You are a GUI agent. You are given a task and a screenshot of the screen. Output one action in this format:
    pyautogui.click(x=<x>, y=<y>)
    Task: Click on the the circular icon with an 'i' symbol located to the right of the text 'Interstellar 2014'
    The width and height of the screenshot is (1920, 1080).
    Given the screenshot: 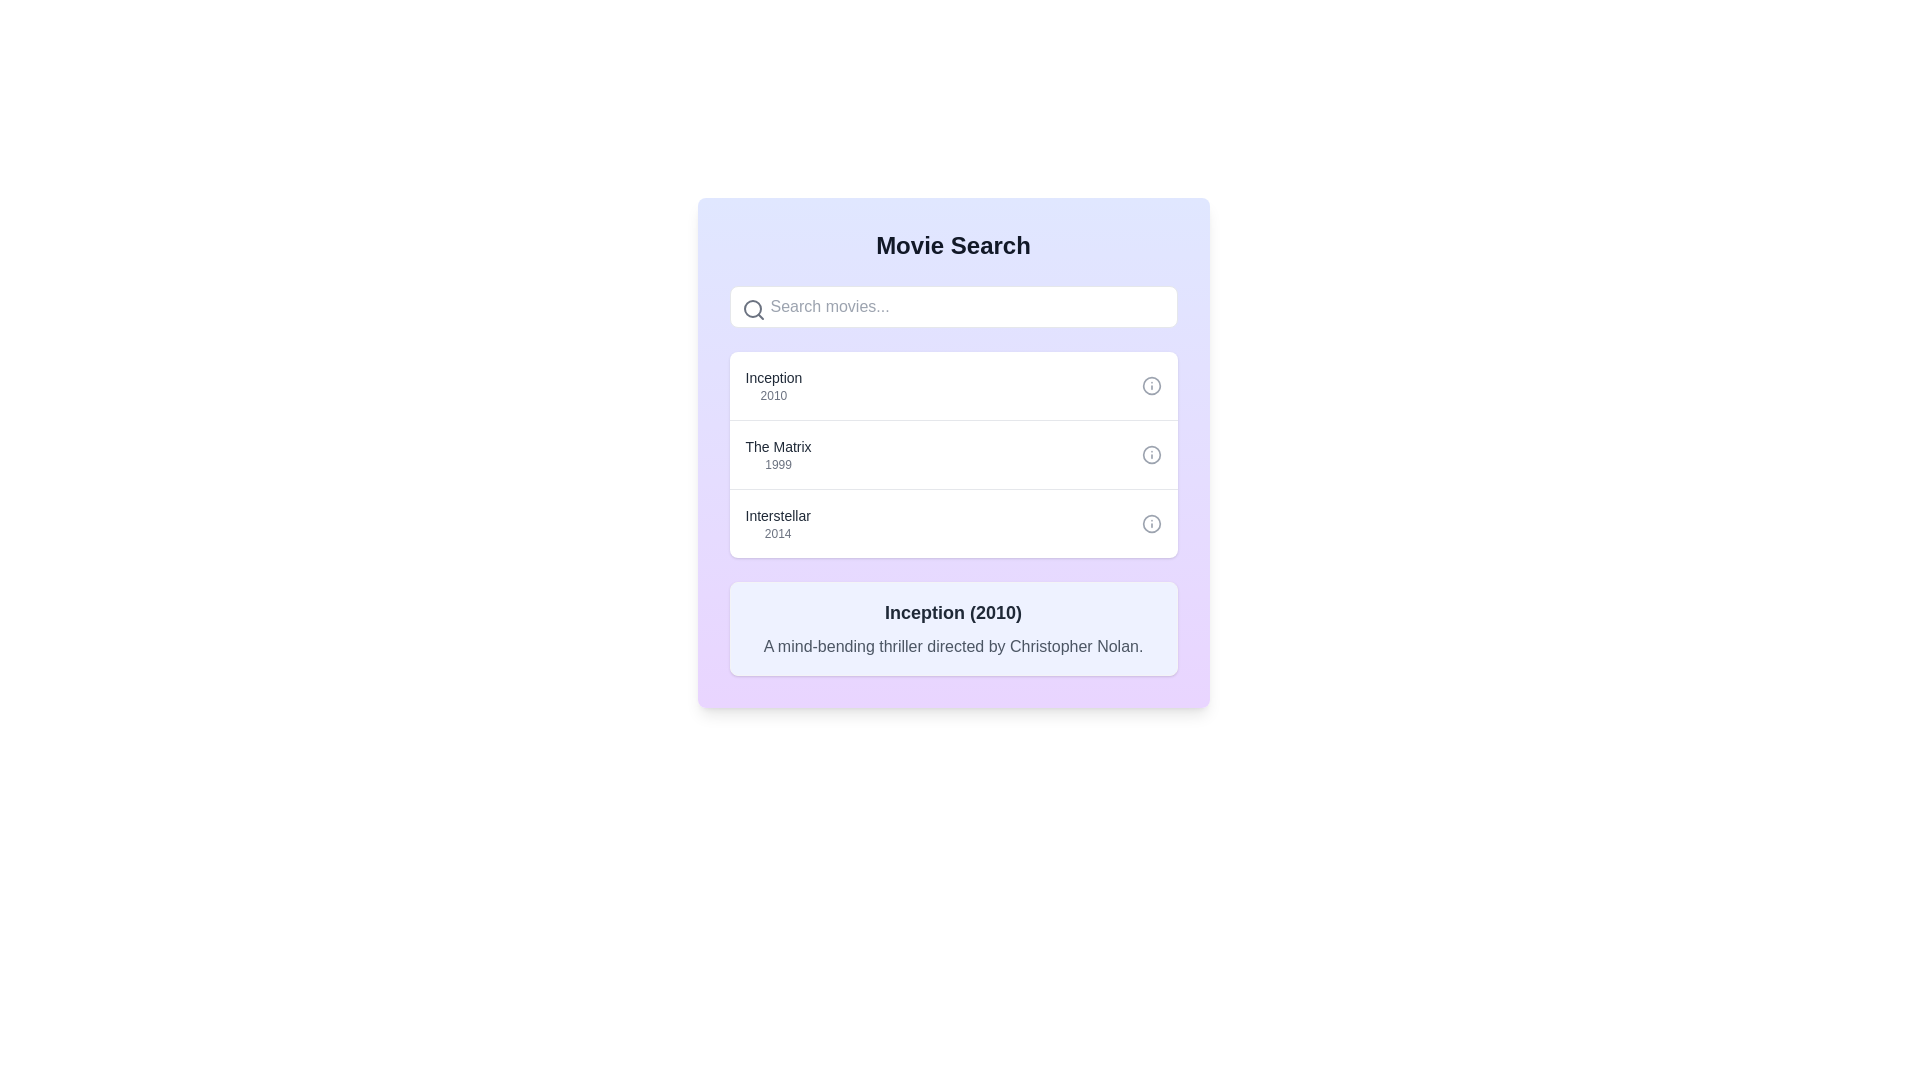 What is the action you would take?
    pyautogui.click(x=1151, y=523)
    